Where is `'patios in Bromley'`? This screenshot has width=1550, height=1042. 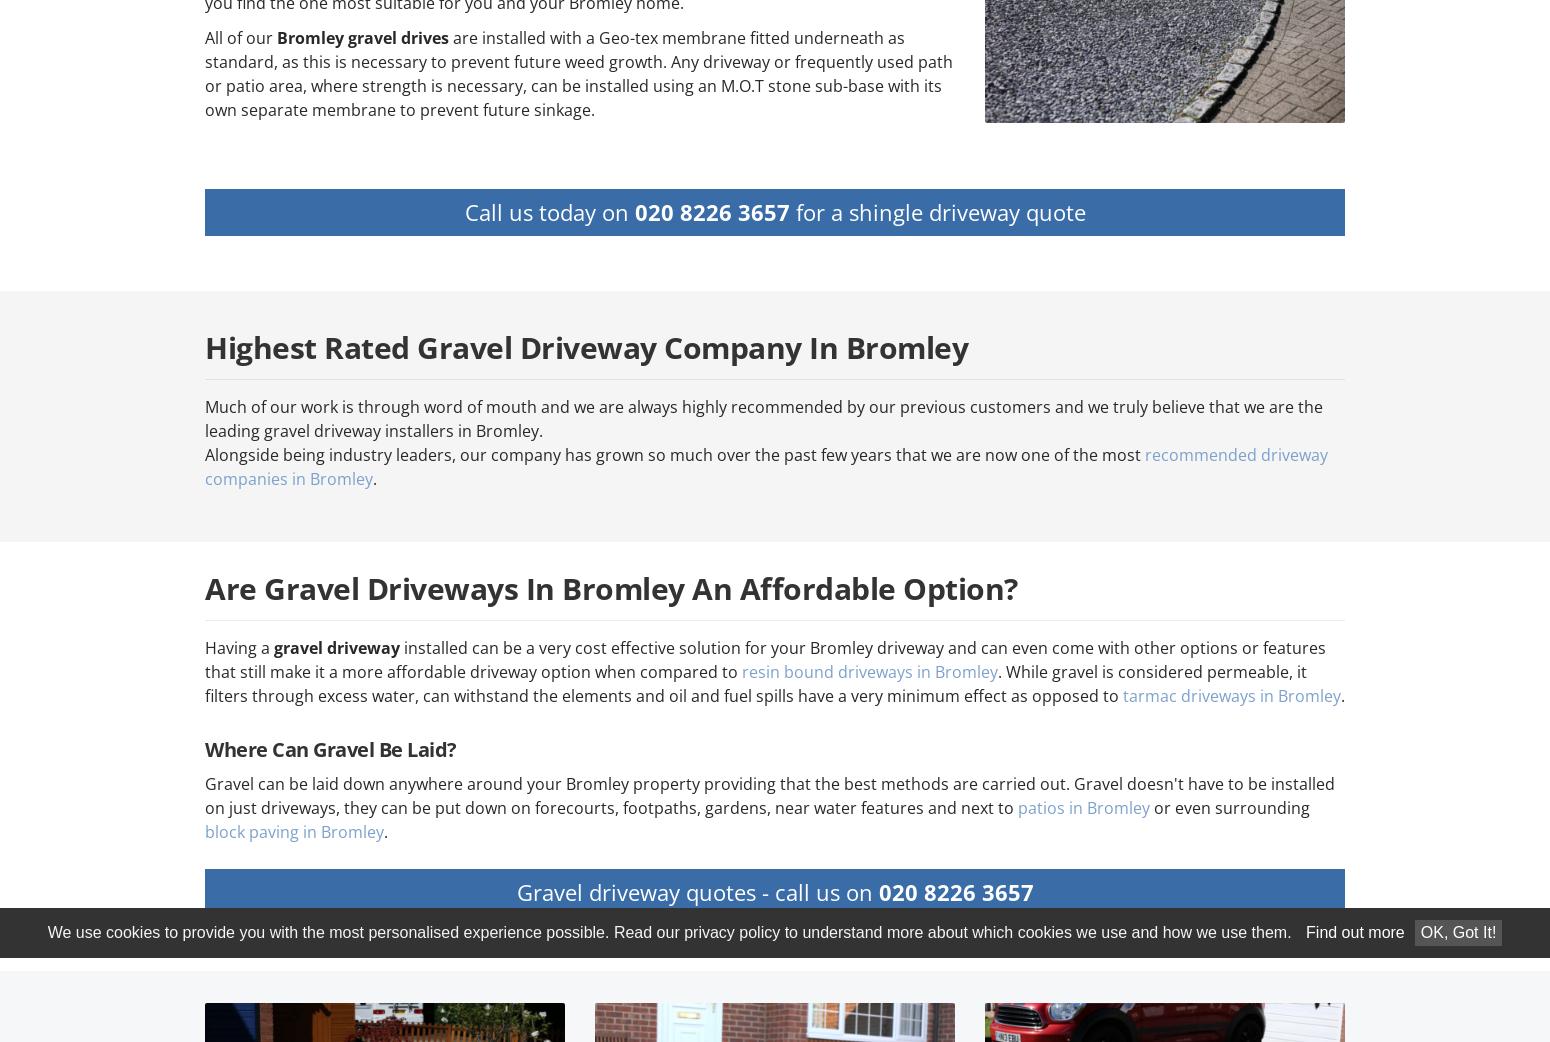 'patios in Bromley' is located at coordinates (1084, 807).